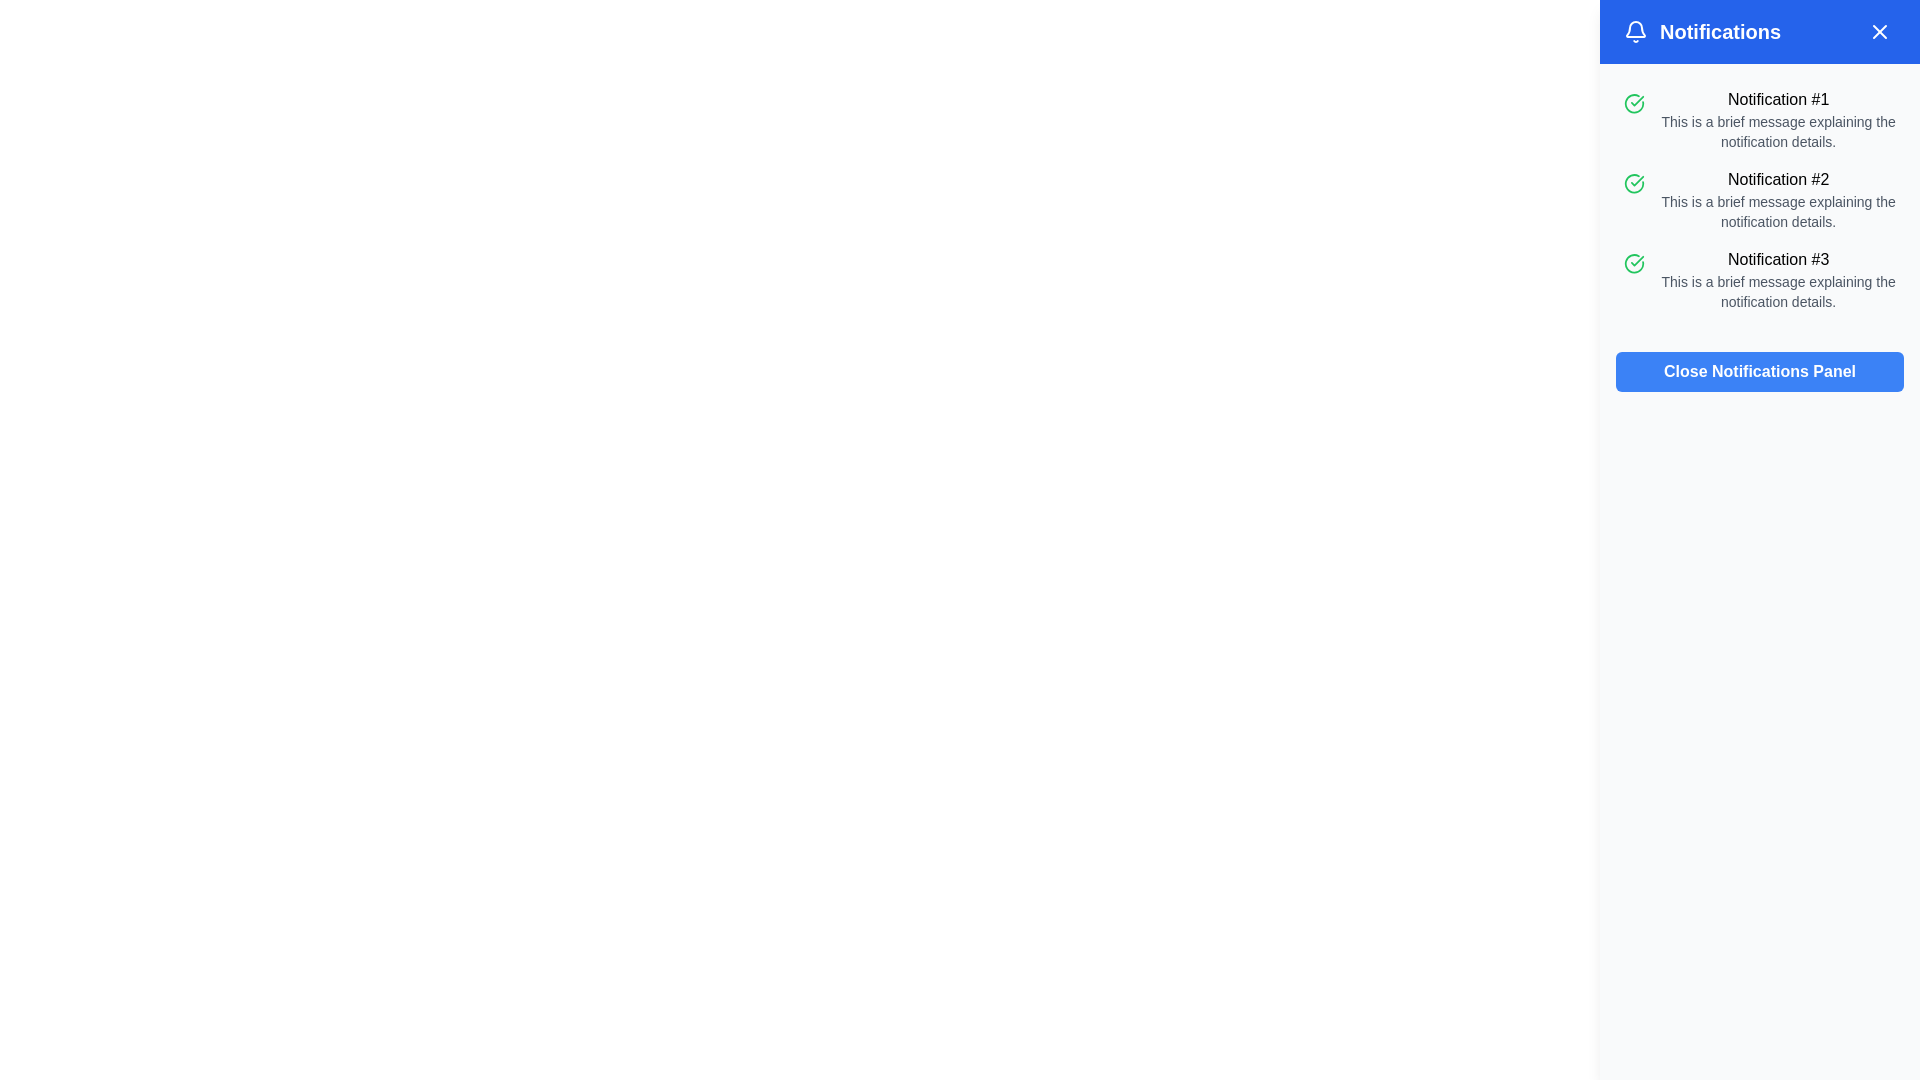  Describe the element at coordinates (1637, 101) in the screenshot. I see `the green checkmark icon in the second notification entry of the notification panel, located to the left of 'Notification #2.'` at that location.